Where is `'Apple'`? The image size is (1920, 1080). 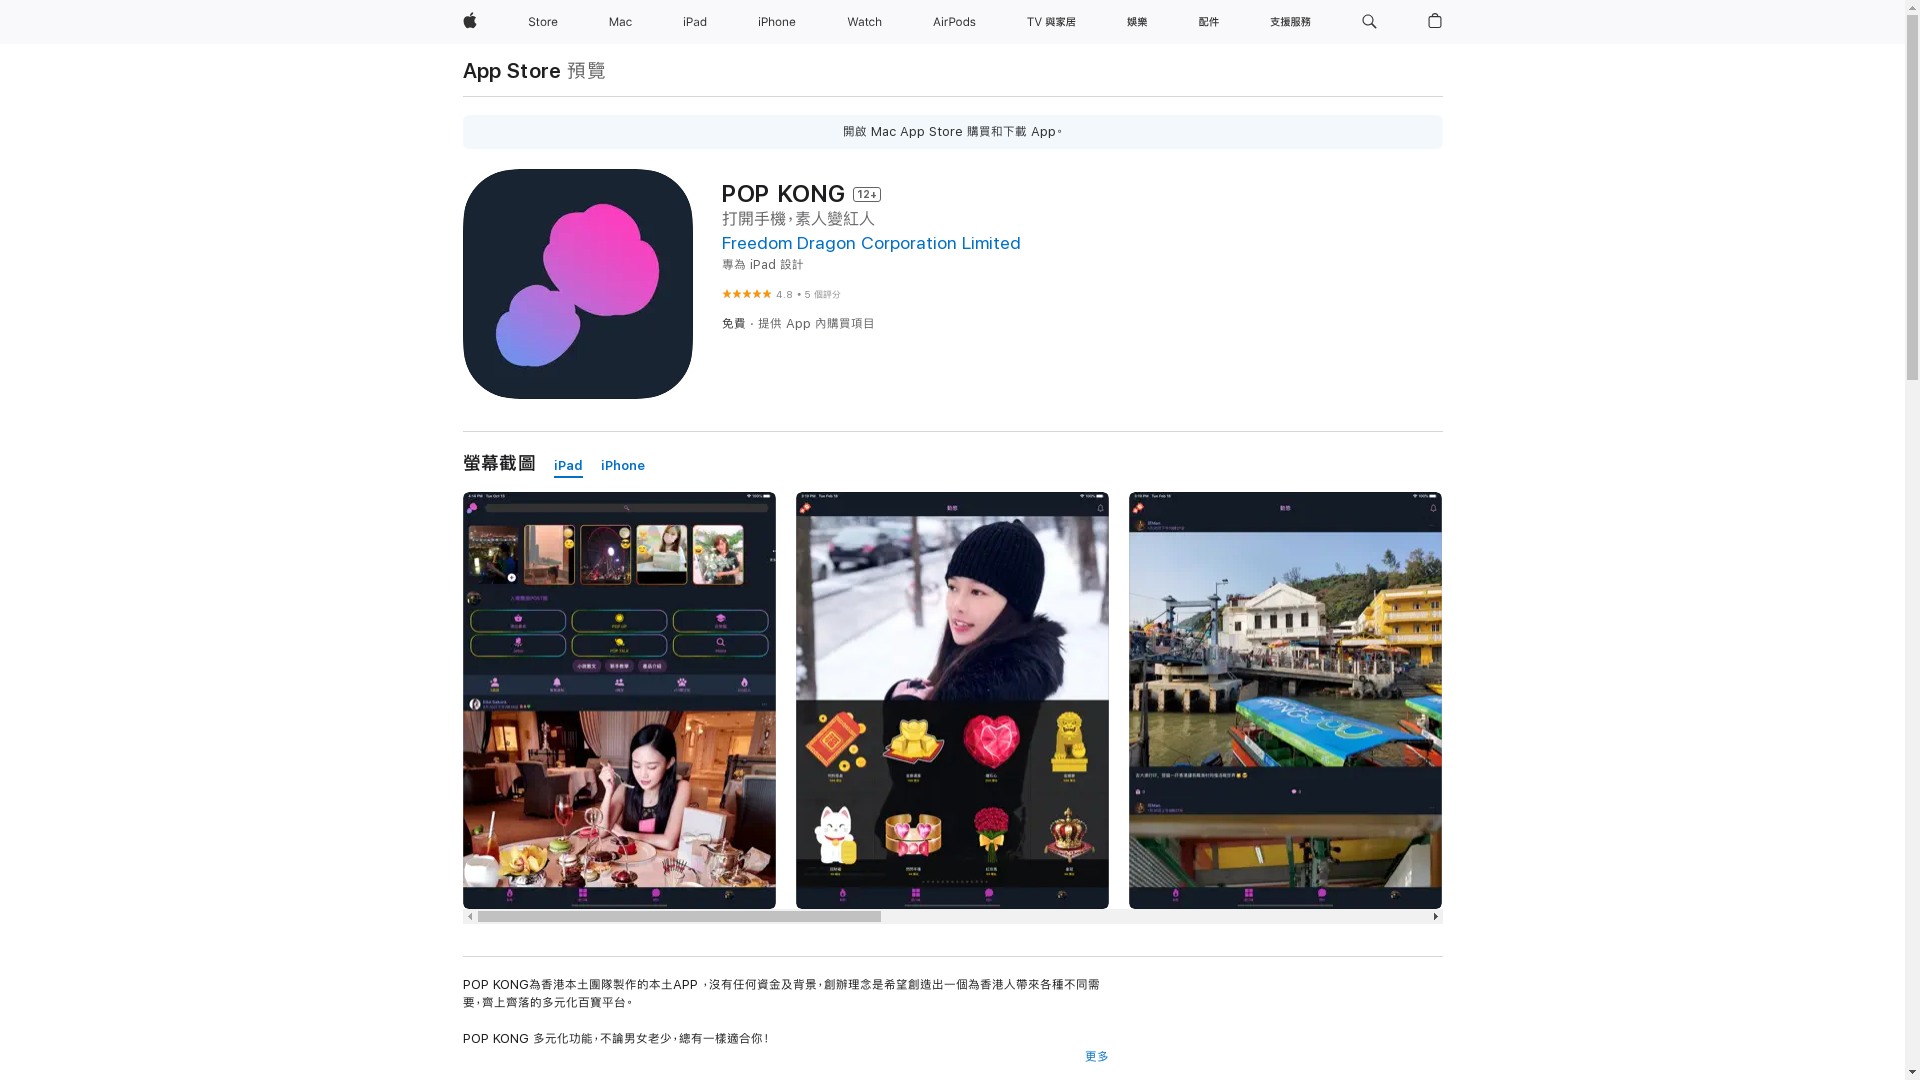
'Apple' is located at coordinates (468, 22).